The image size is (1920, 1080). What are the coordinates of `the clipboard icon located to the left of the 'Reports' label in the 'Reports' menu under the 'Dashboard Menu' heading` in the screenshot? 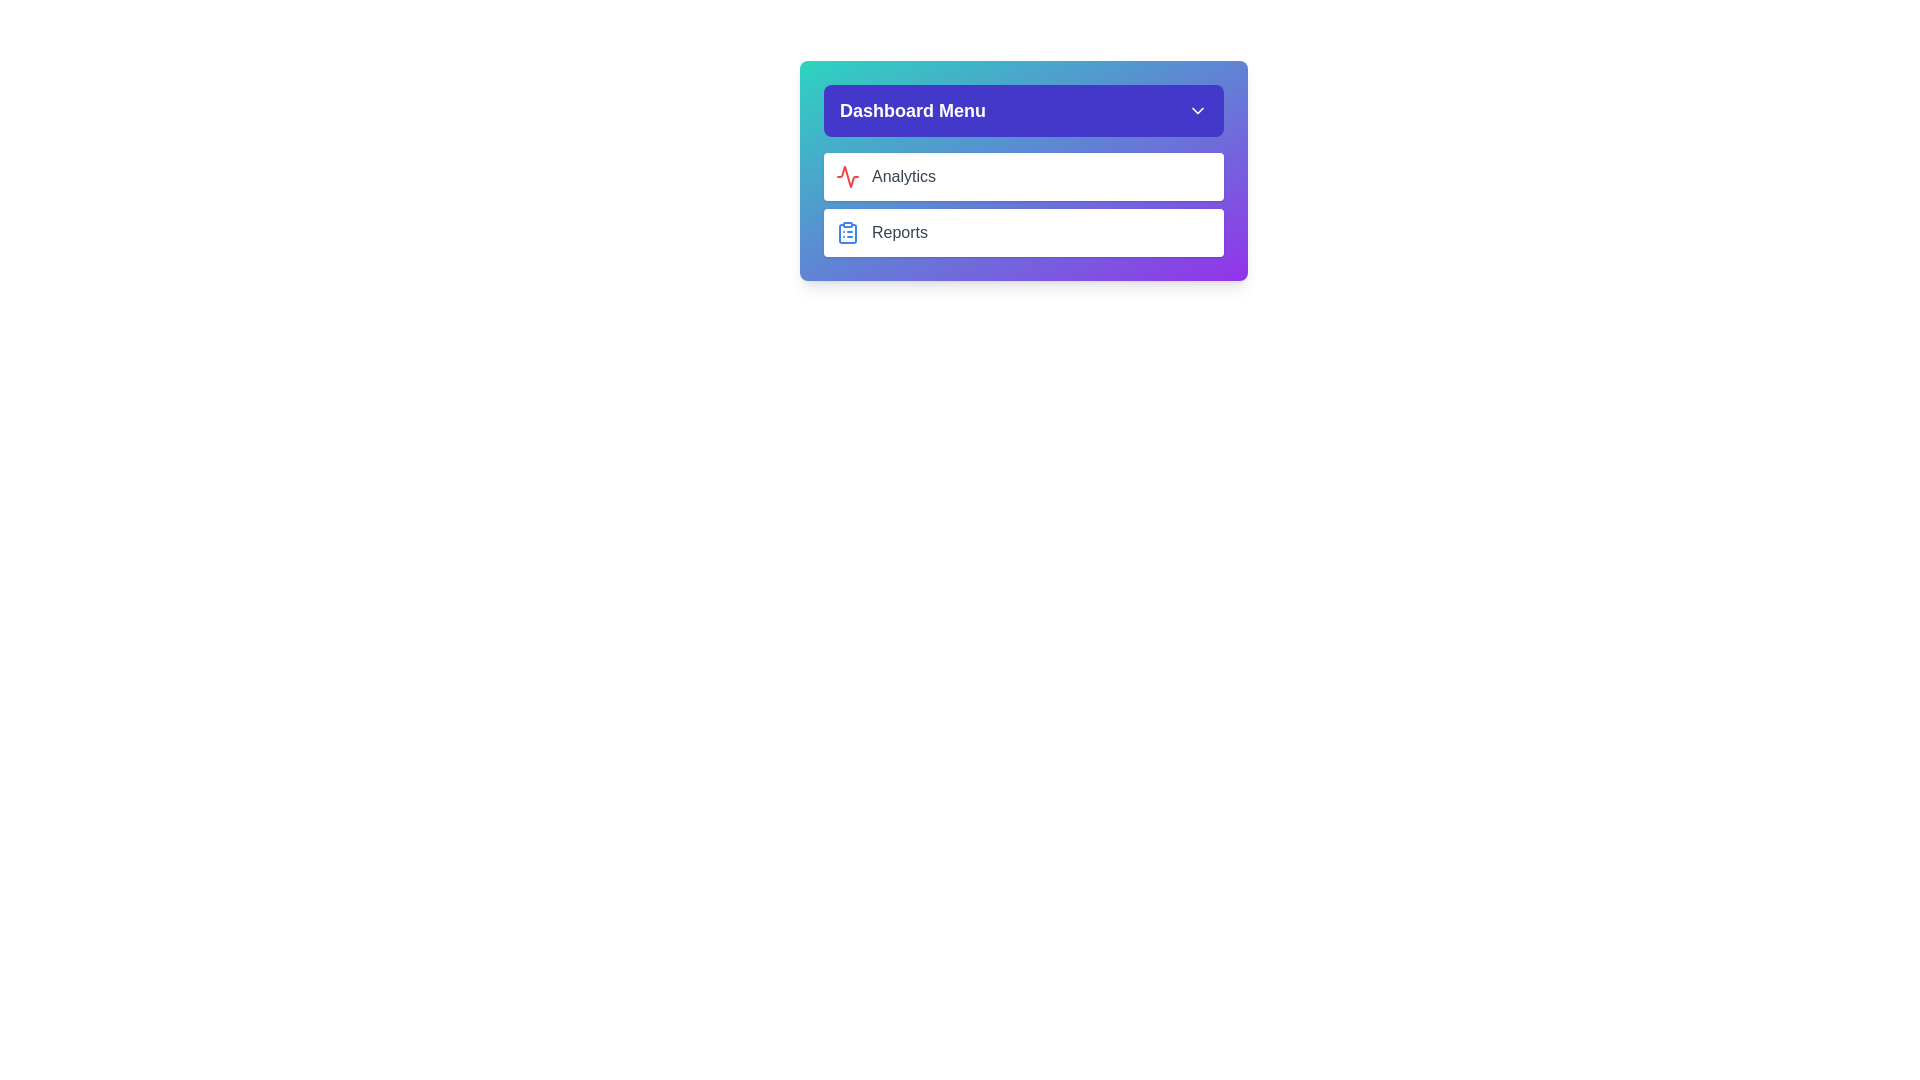 It's located at (848, 233).